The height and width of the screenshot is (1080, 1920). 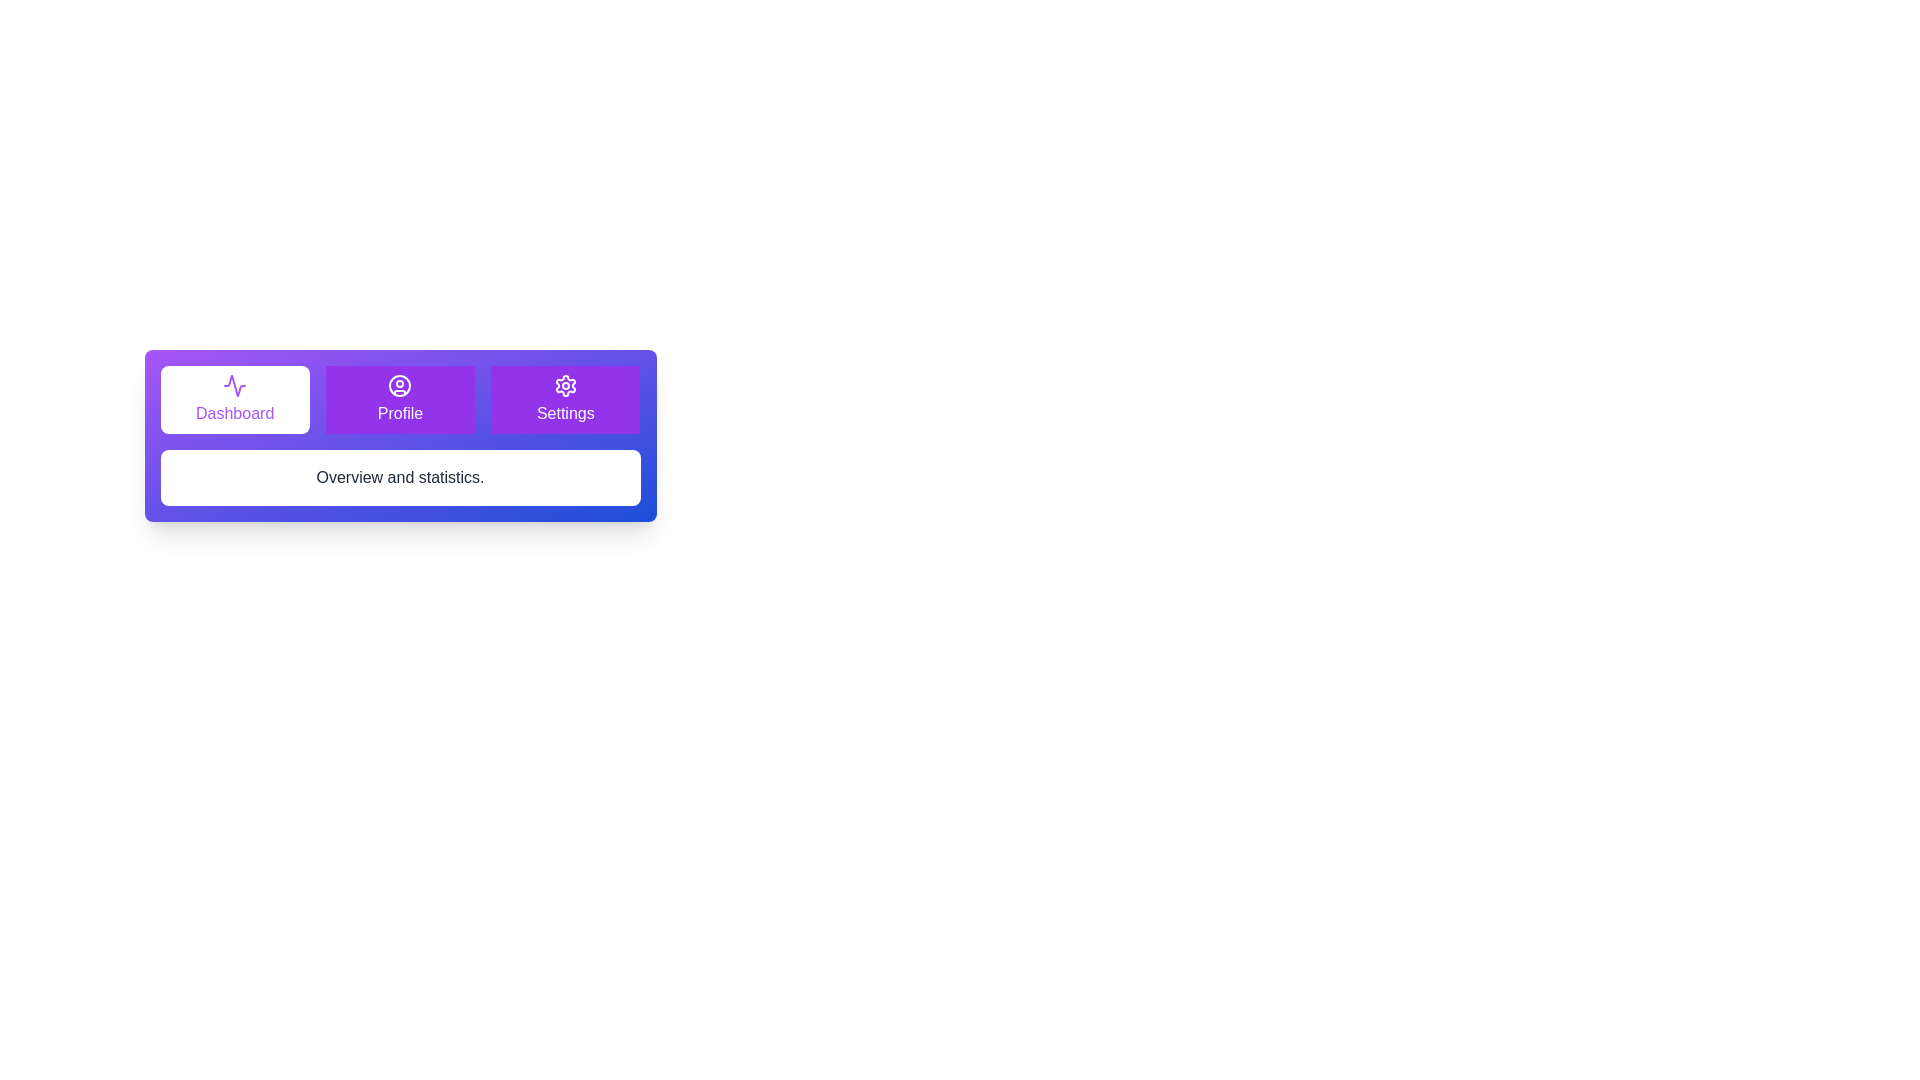 I want to click on the icon for the Dashboard tab to activate it, so click(x=235, y=385).